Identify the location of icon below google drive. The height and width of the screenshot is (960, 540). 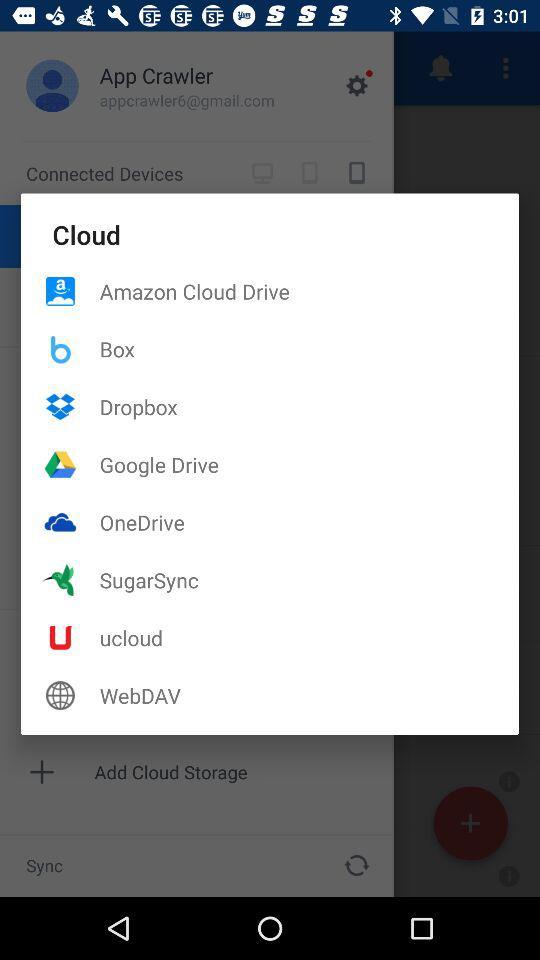
(309, 521).